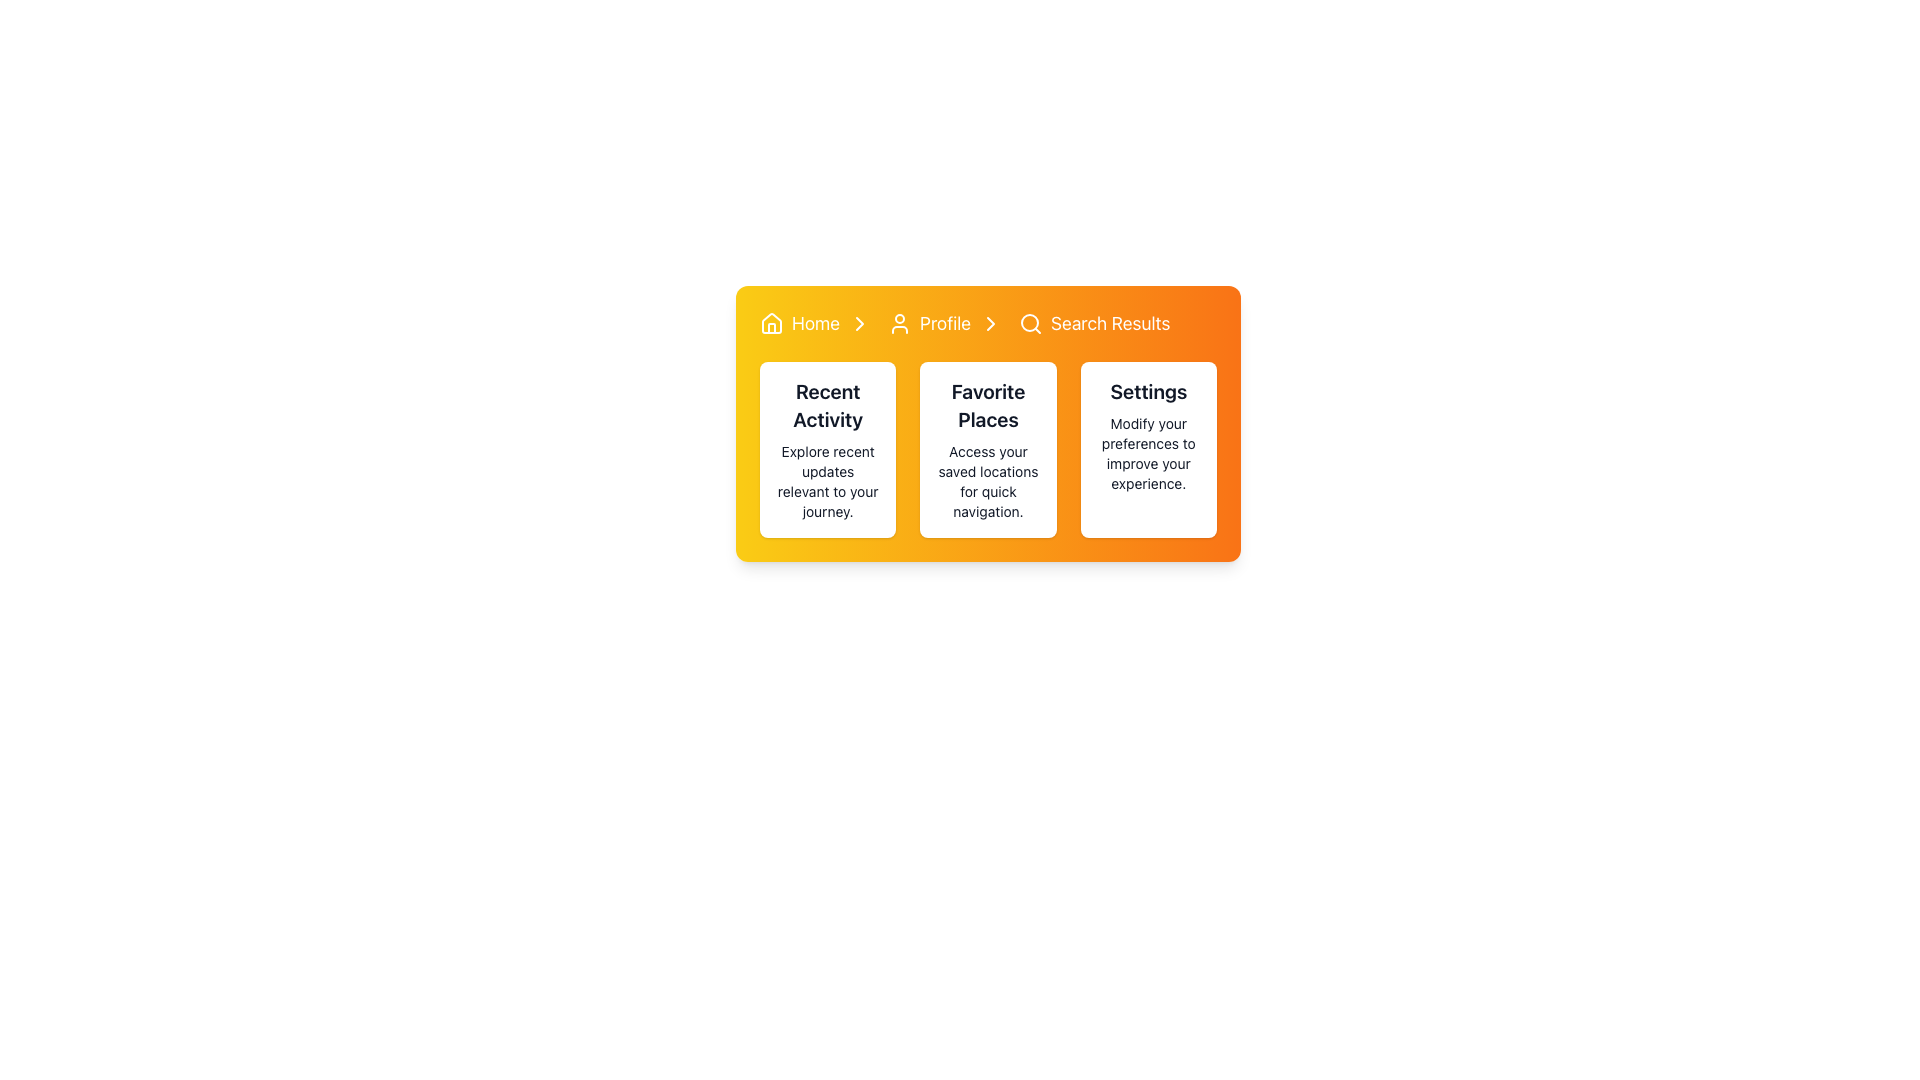 Image resolution: width=1920 pixels, height=1080 pixels. What do you see at coordinates (991, 323) in the screenshot?
I see `the chevron icon in the breadcrumb navigation bar` at bounding box center [991, 323].